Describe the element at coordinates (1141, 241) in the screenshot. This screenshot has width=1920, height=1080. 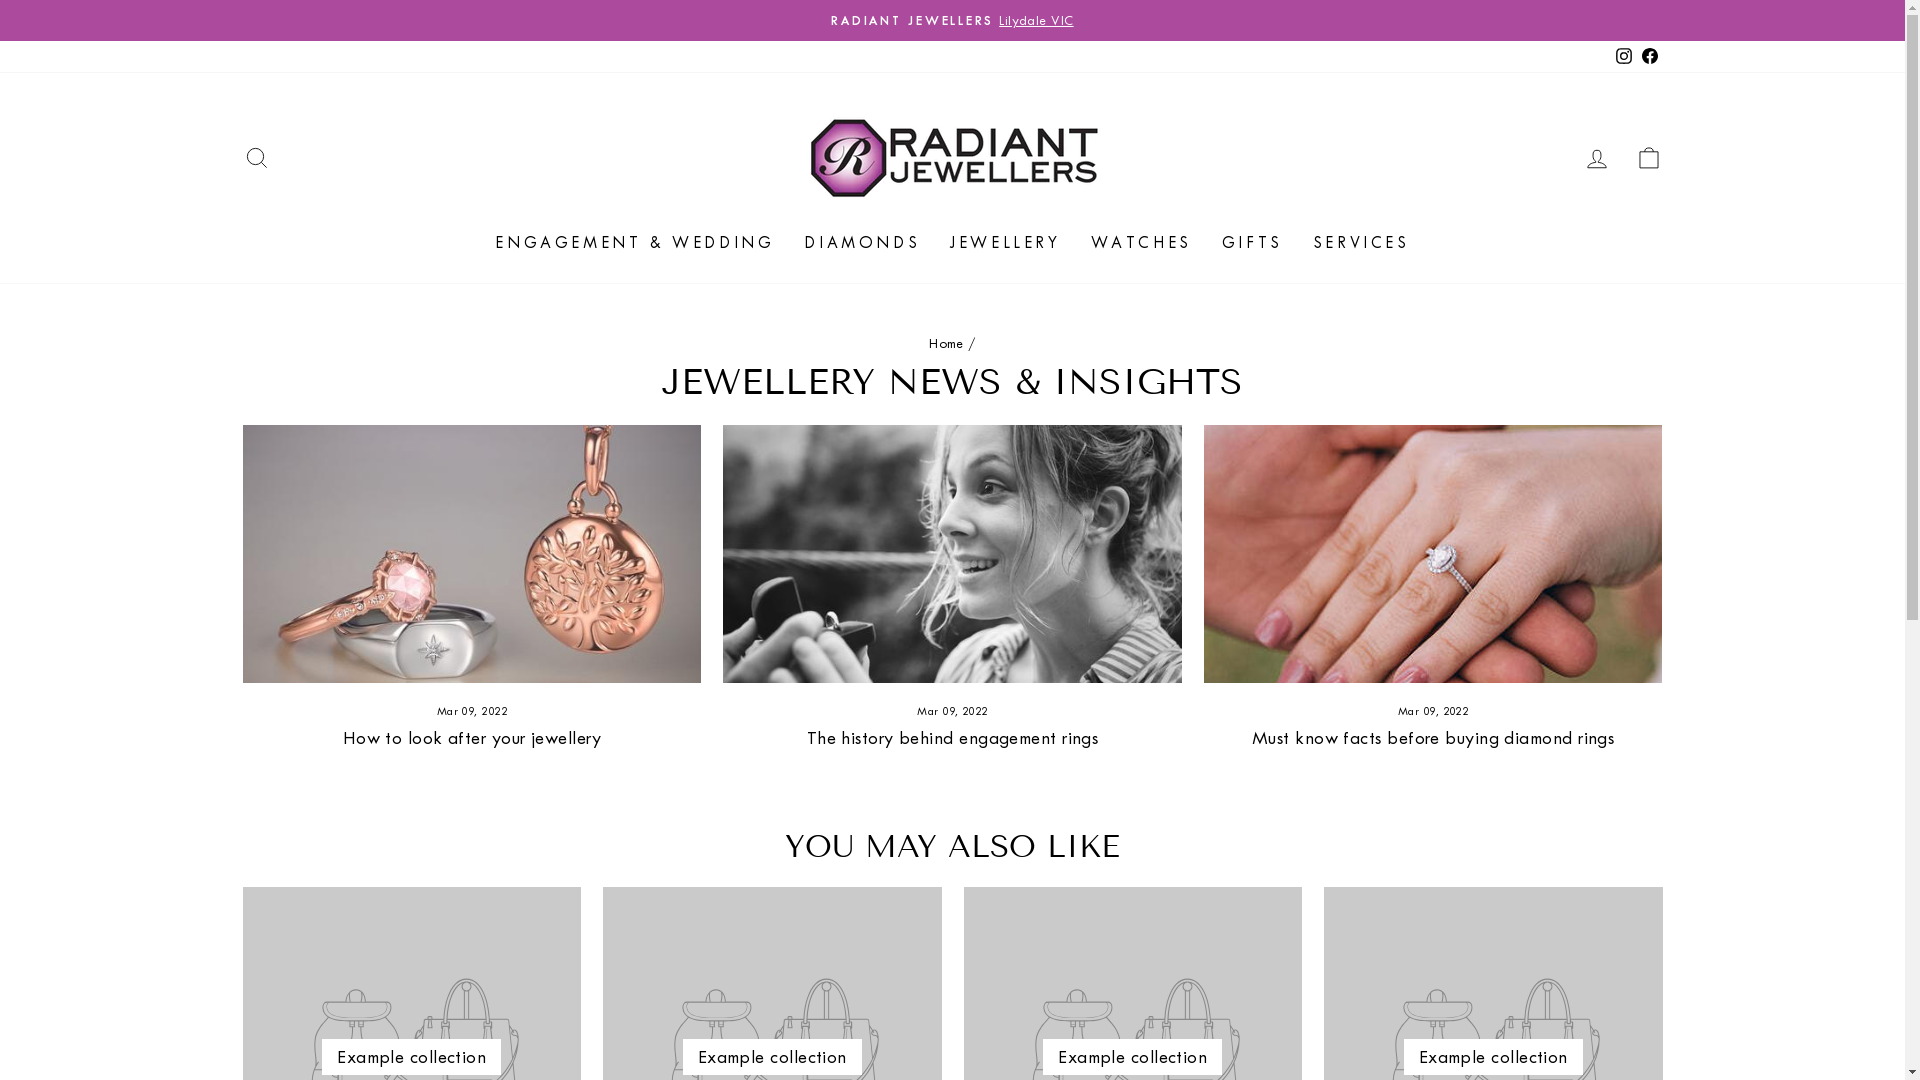
I see `'WATCHES'` at that location.